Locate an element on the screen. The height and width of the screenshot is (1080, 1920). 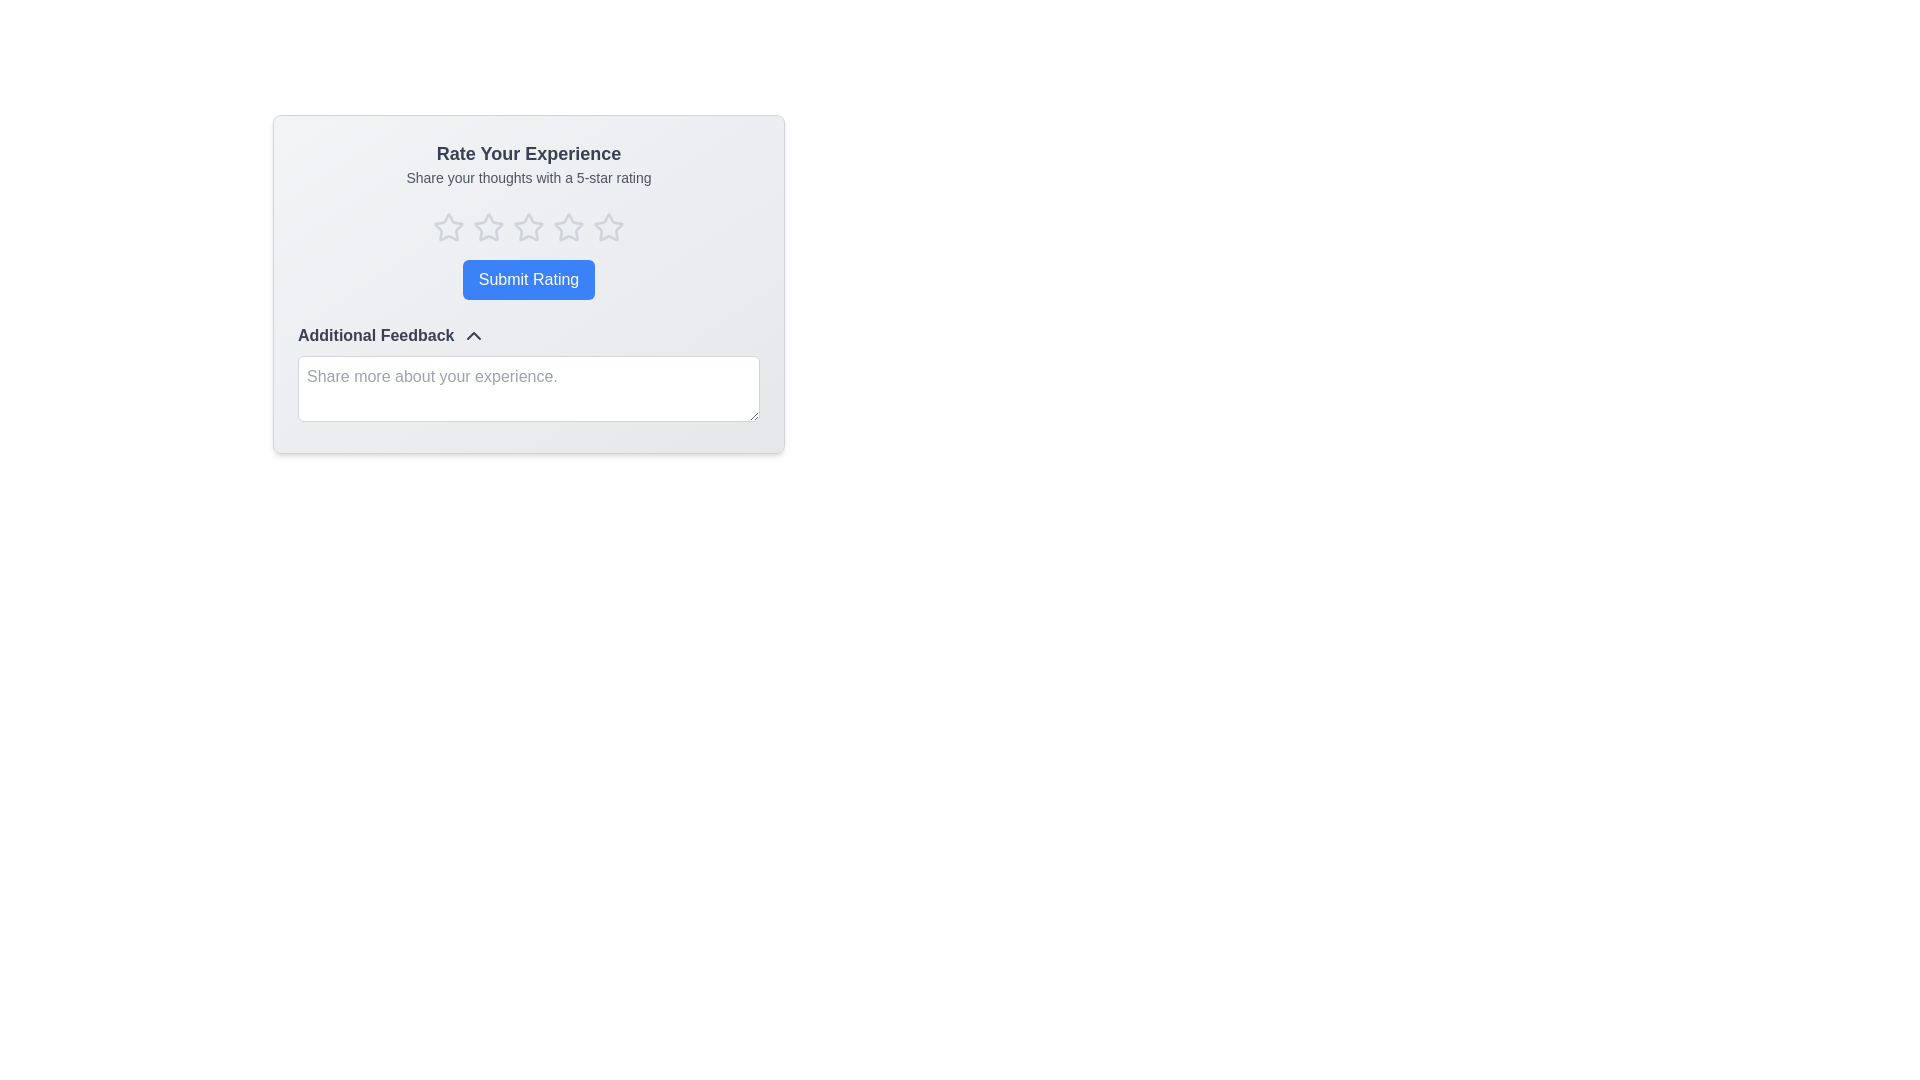
the fourth star icon from the left to rate it as a '4-star' rating under the 'Rate Your Experience' section is located at coordinates (608, 226).